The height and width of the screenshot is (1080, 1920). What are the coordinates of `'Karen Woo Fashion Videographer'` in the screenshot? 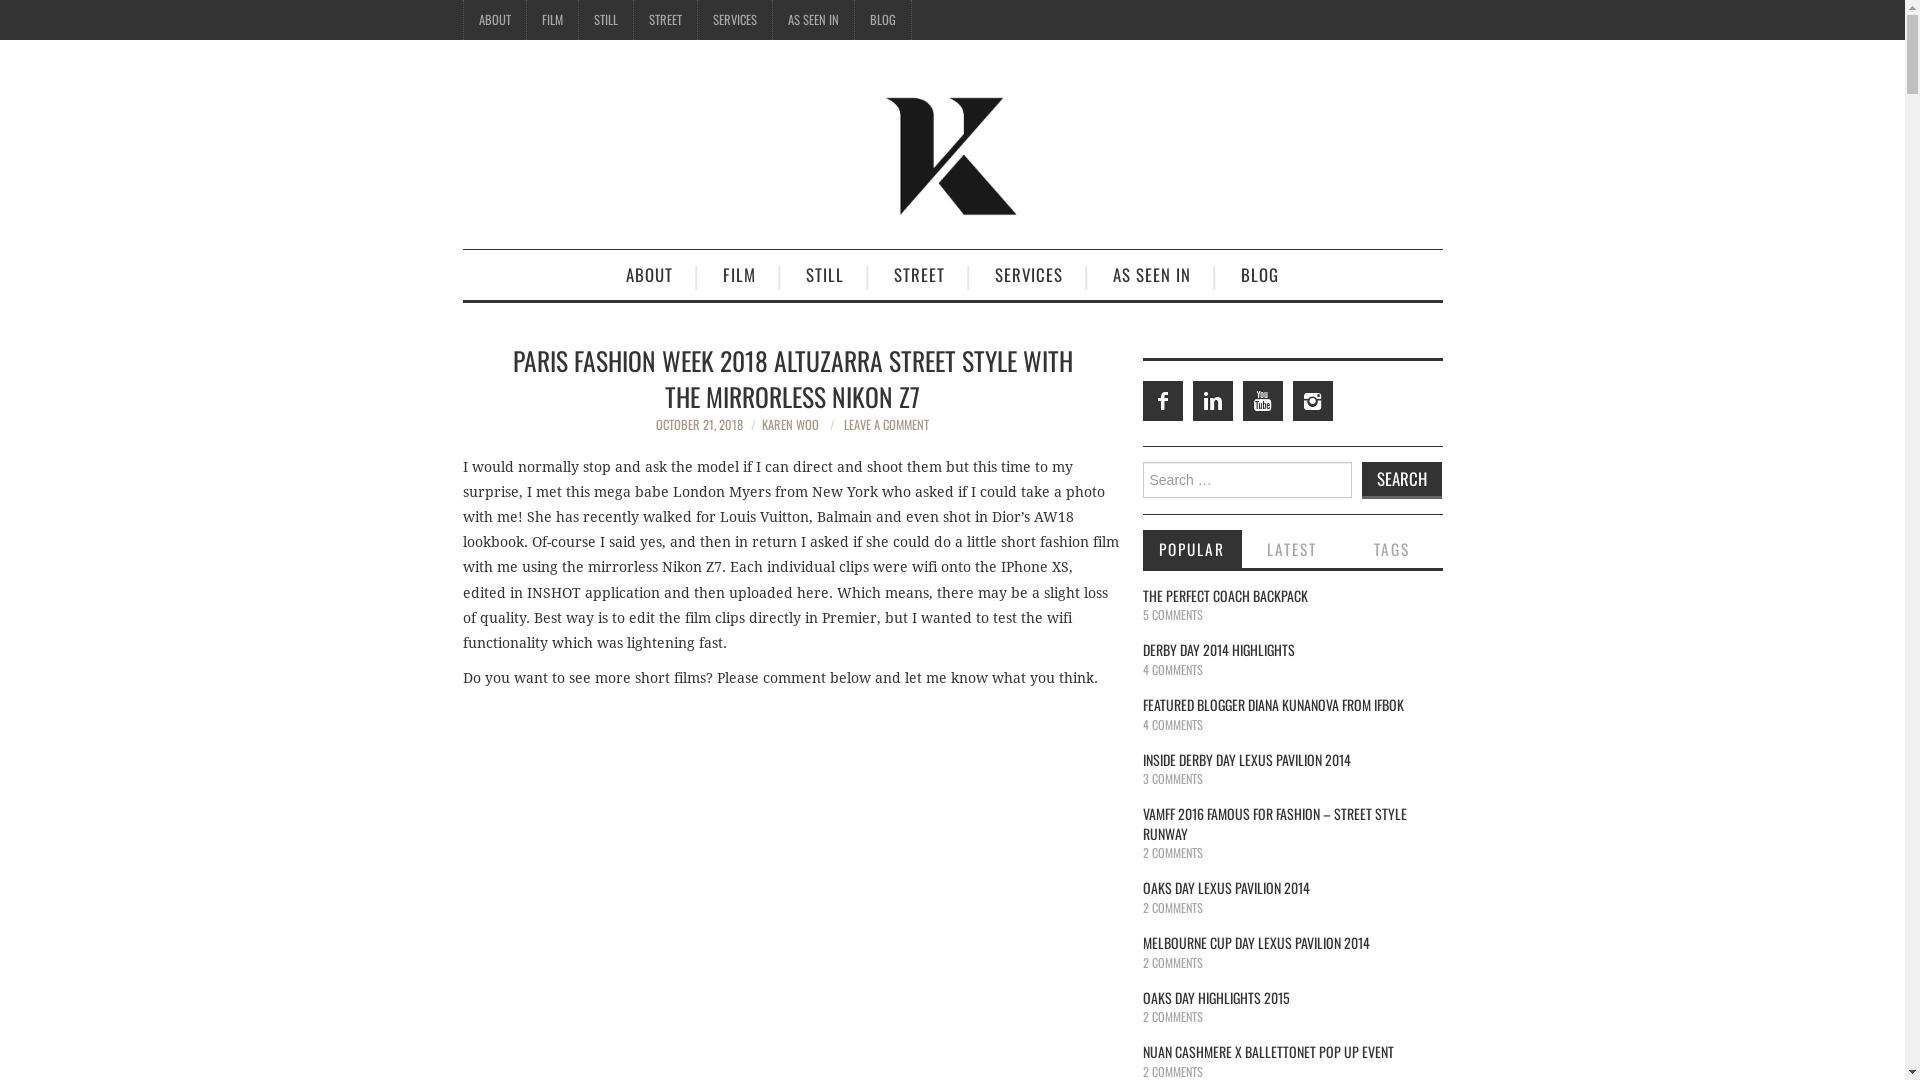 It's located at (950, 152).